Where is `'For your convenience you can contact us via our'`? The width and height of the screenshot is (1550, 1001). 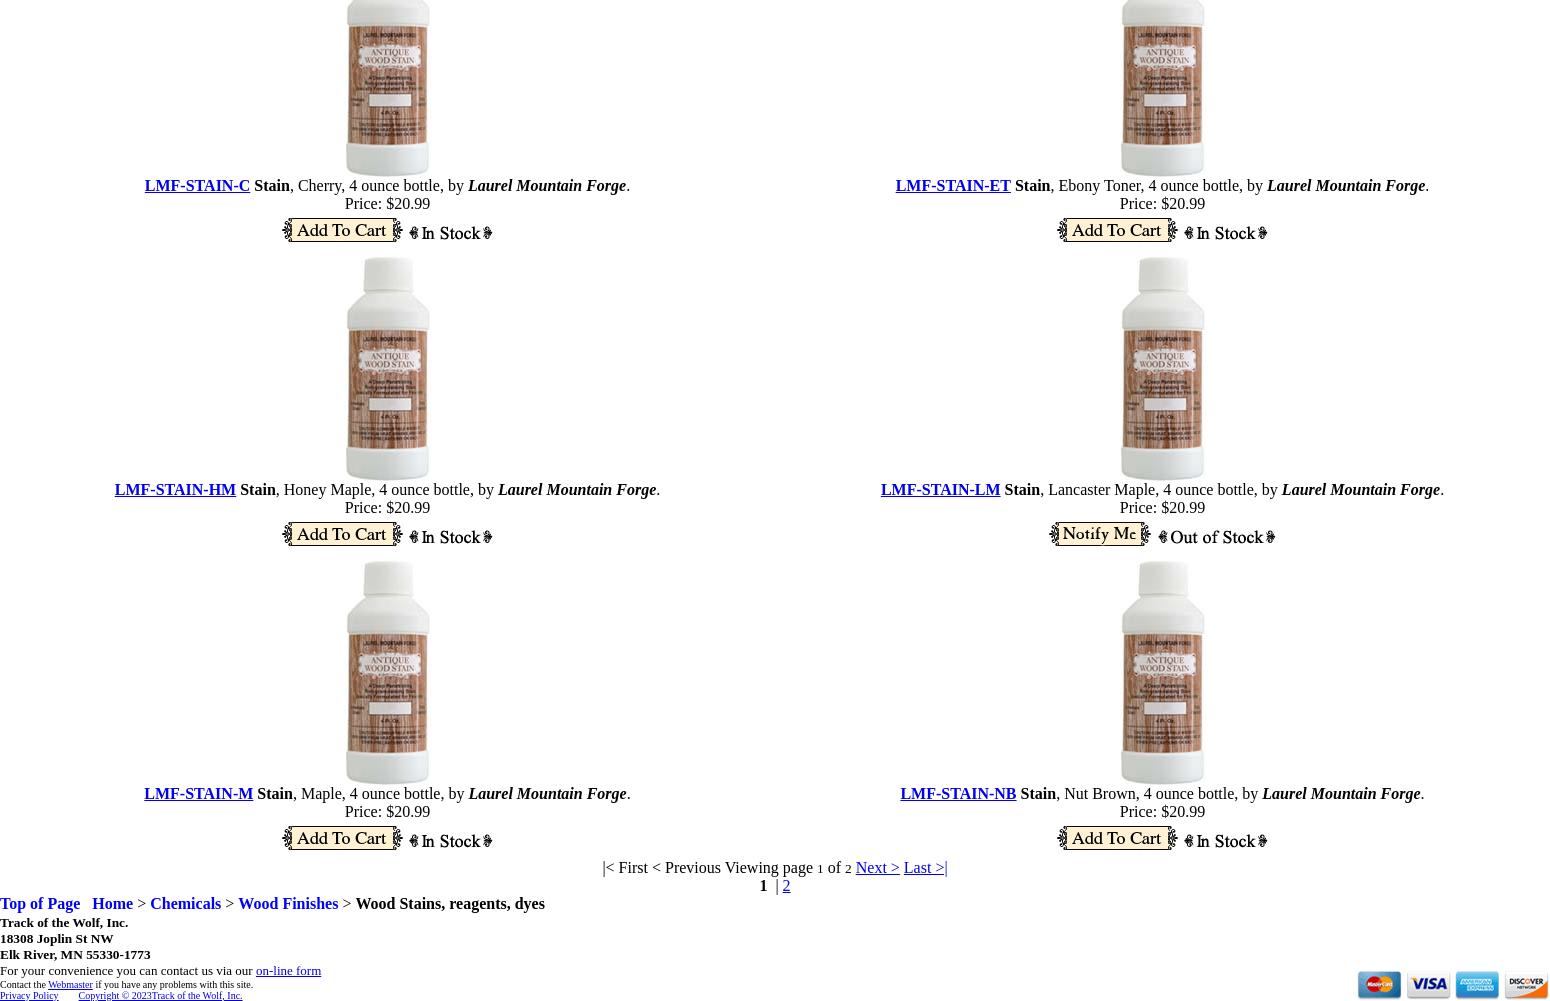
'For your convenience you can contact us via our' is located at coordinates (127, 968).